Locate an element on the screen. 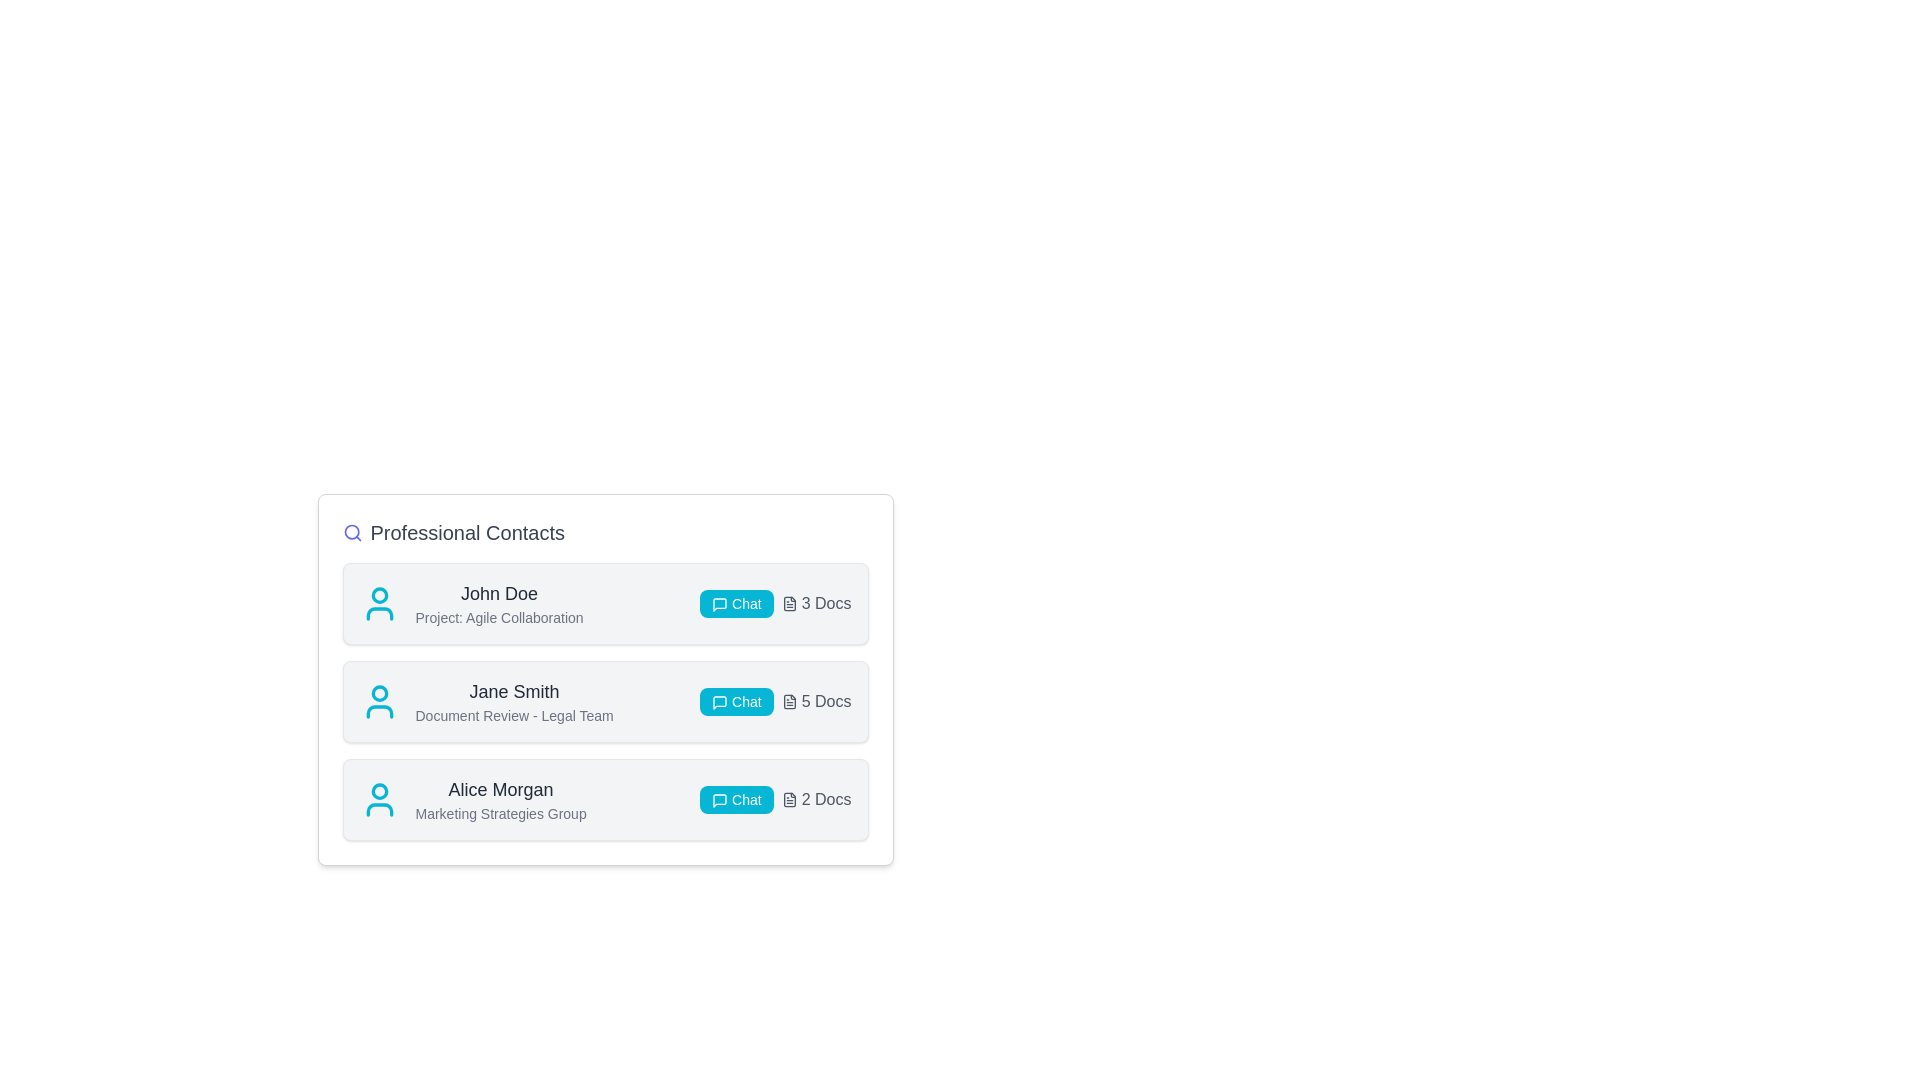 This screenshot has width=1920, height=1080. the contact card for John Doe to view their details is located at coordinates (604, 603).